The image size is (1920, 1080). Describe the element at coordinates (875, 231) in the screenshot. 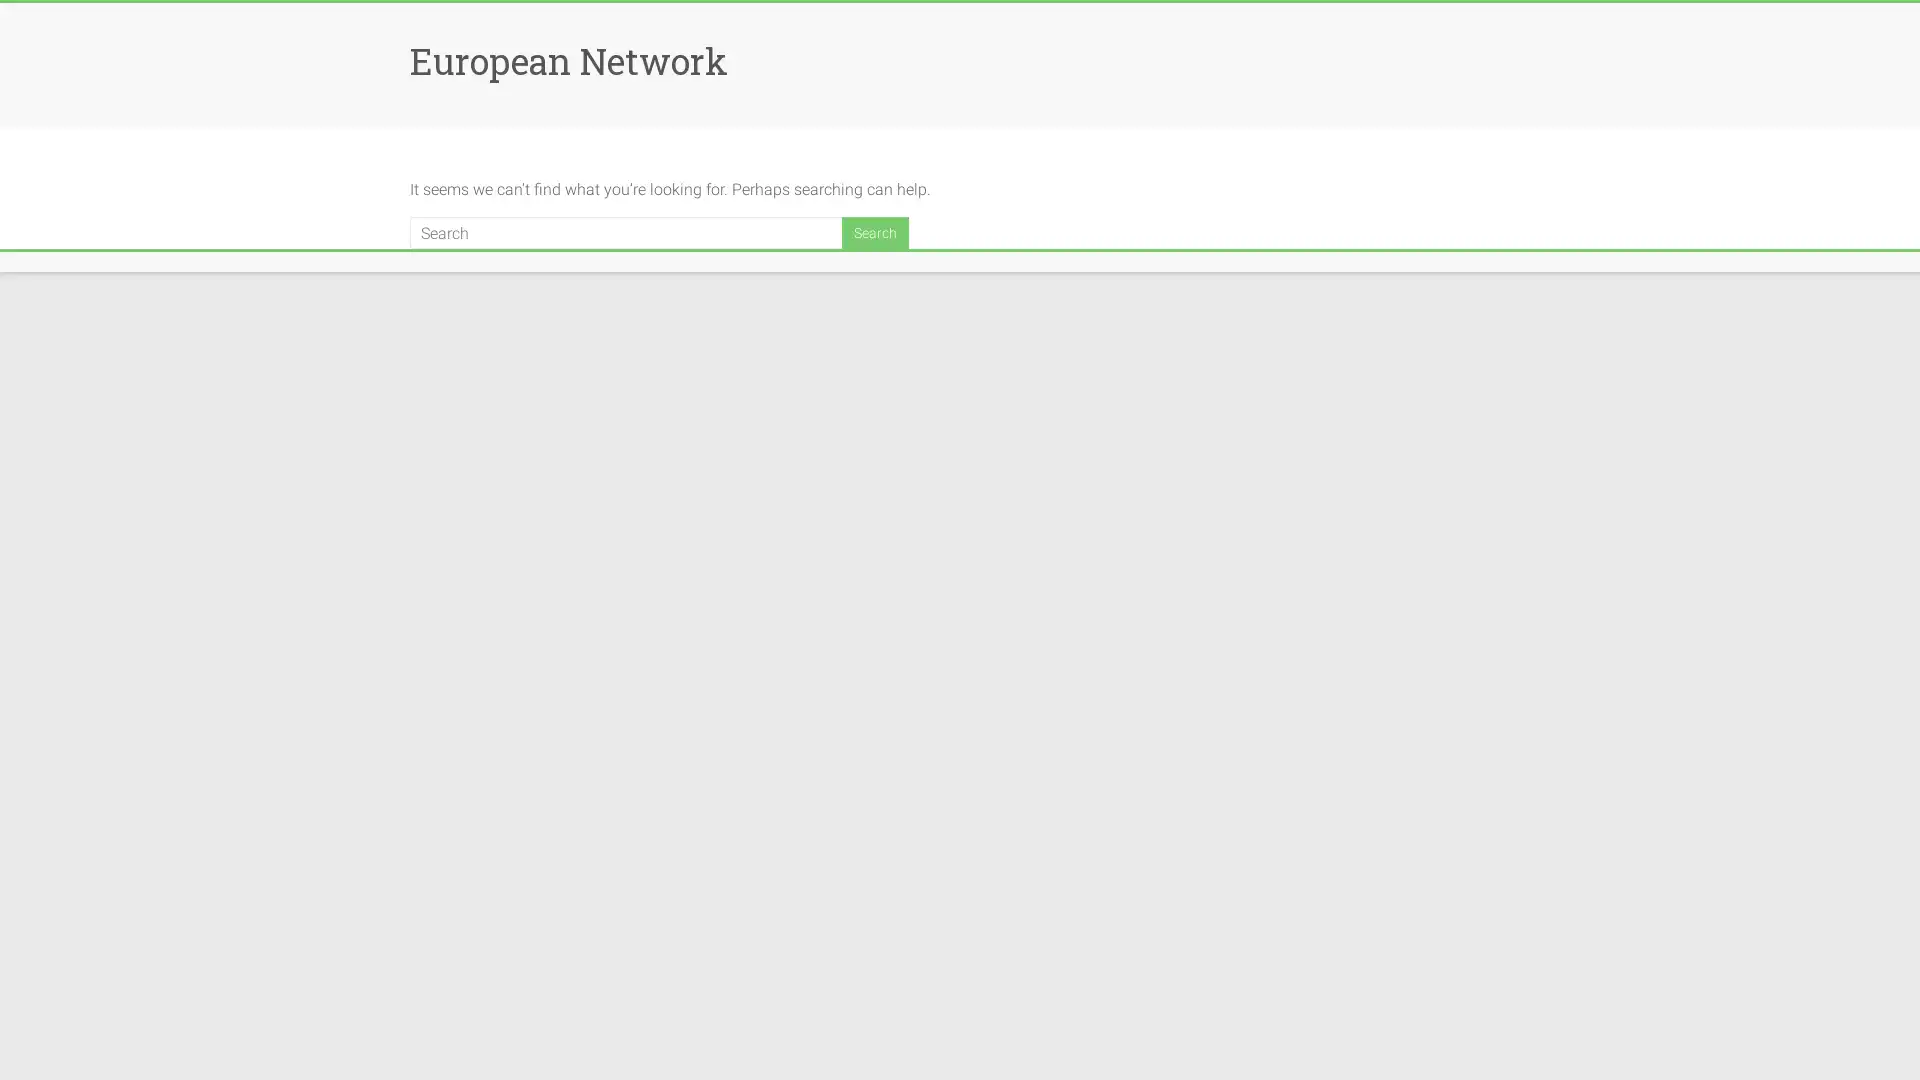

I see `Search` at that location.